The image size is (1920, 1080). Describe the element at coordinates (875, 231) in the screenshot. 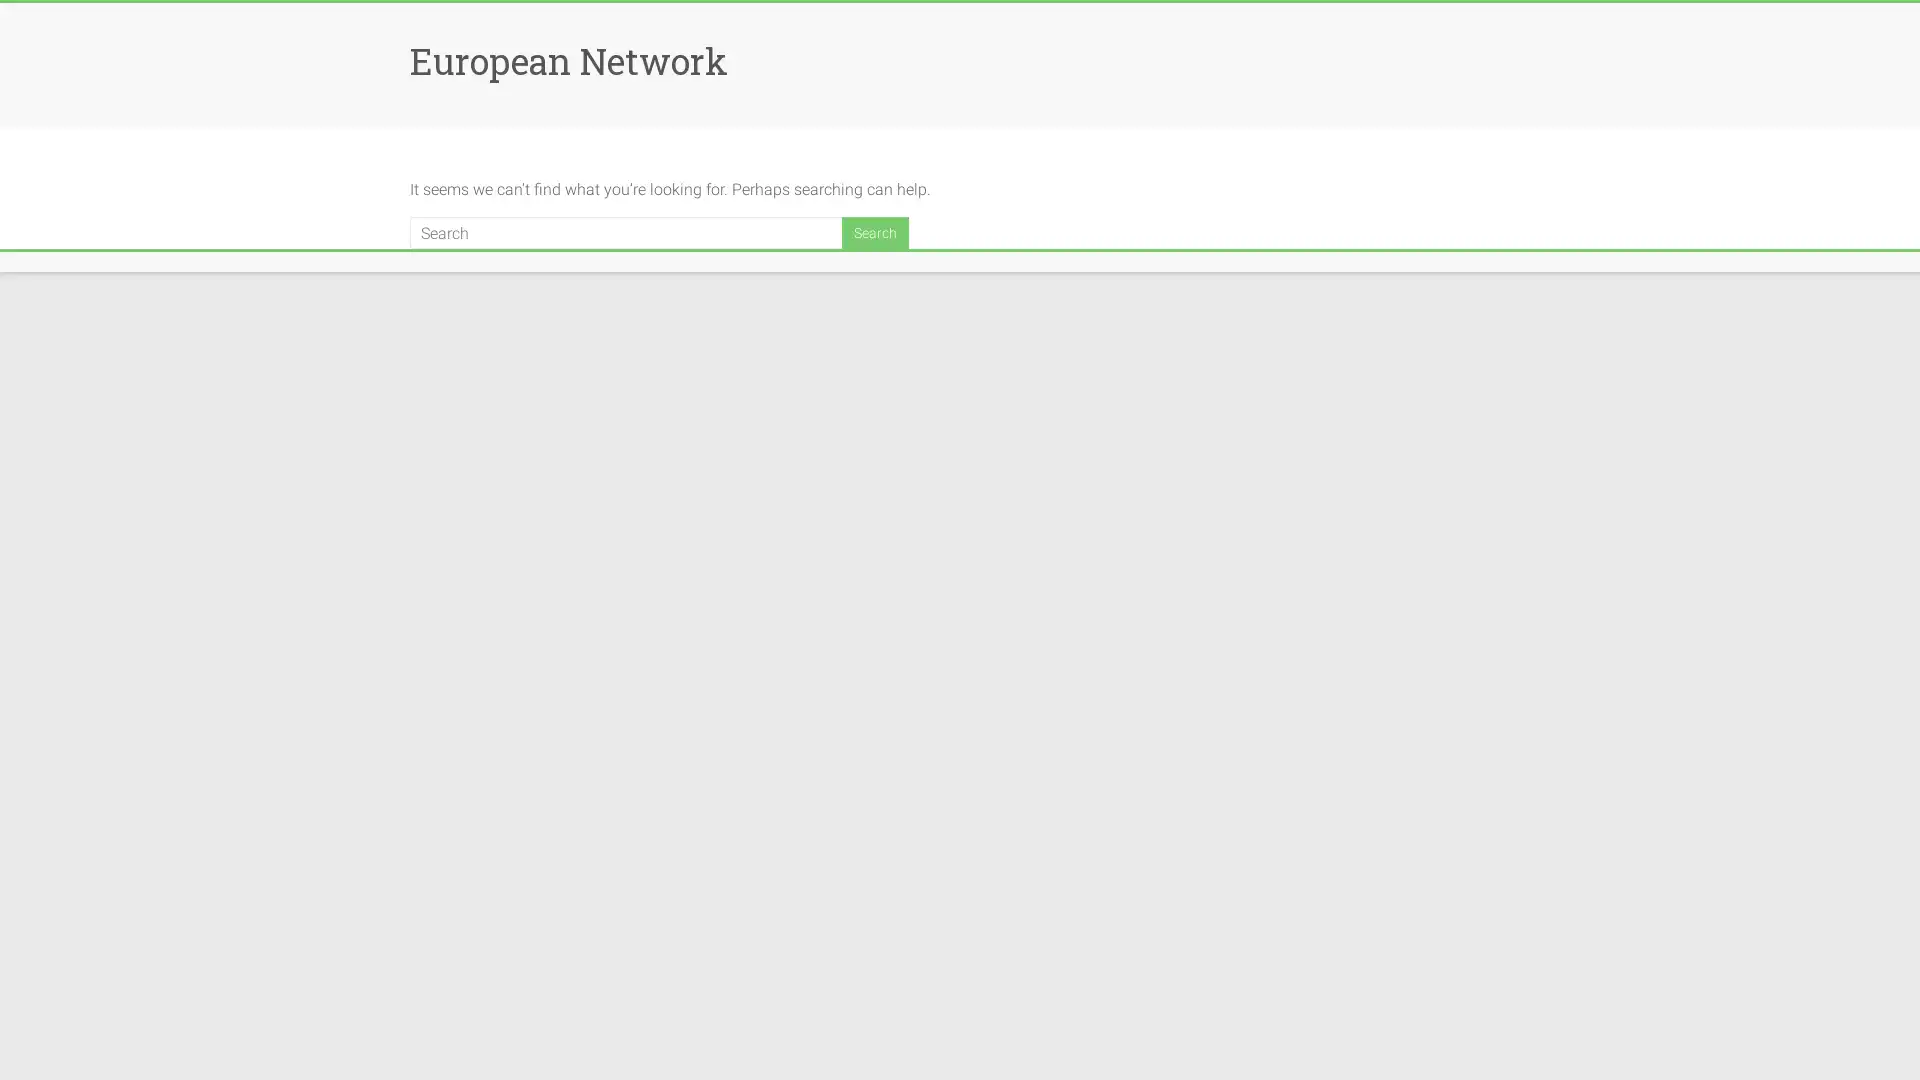

I see `Search` at that location.